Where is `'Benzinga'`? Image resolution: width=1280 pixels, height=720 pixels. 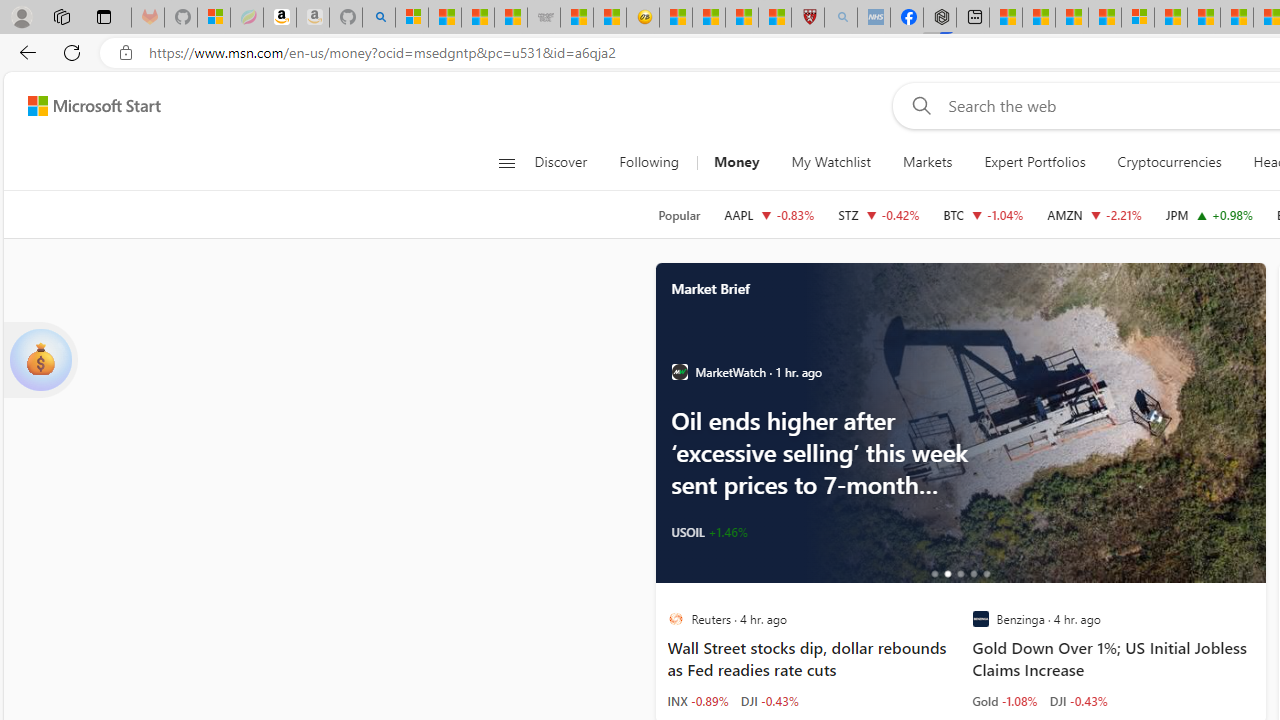
'Benzinga' is located at coordinates (980, 618).